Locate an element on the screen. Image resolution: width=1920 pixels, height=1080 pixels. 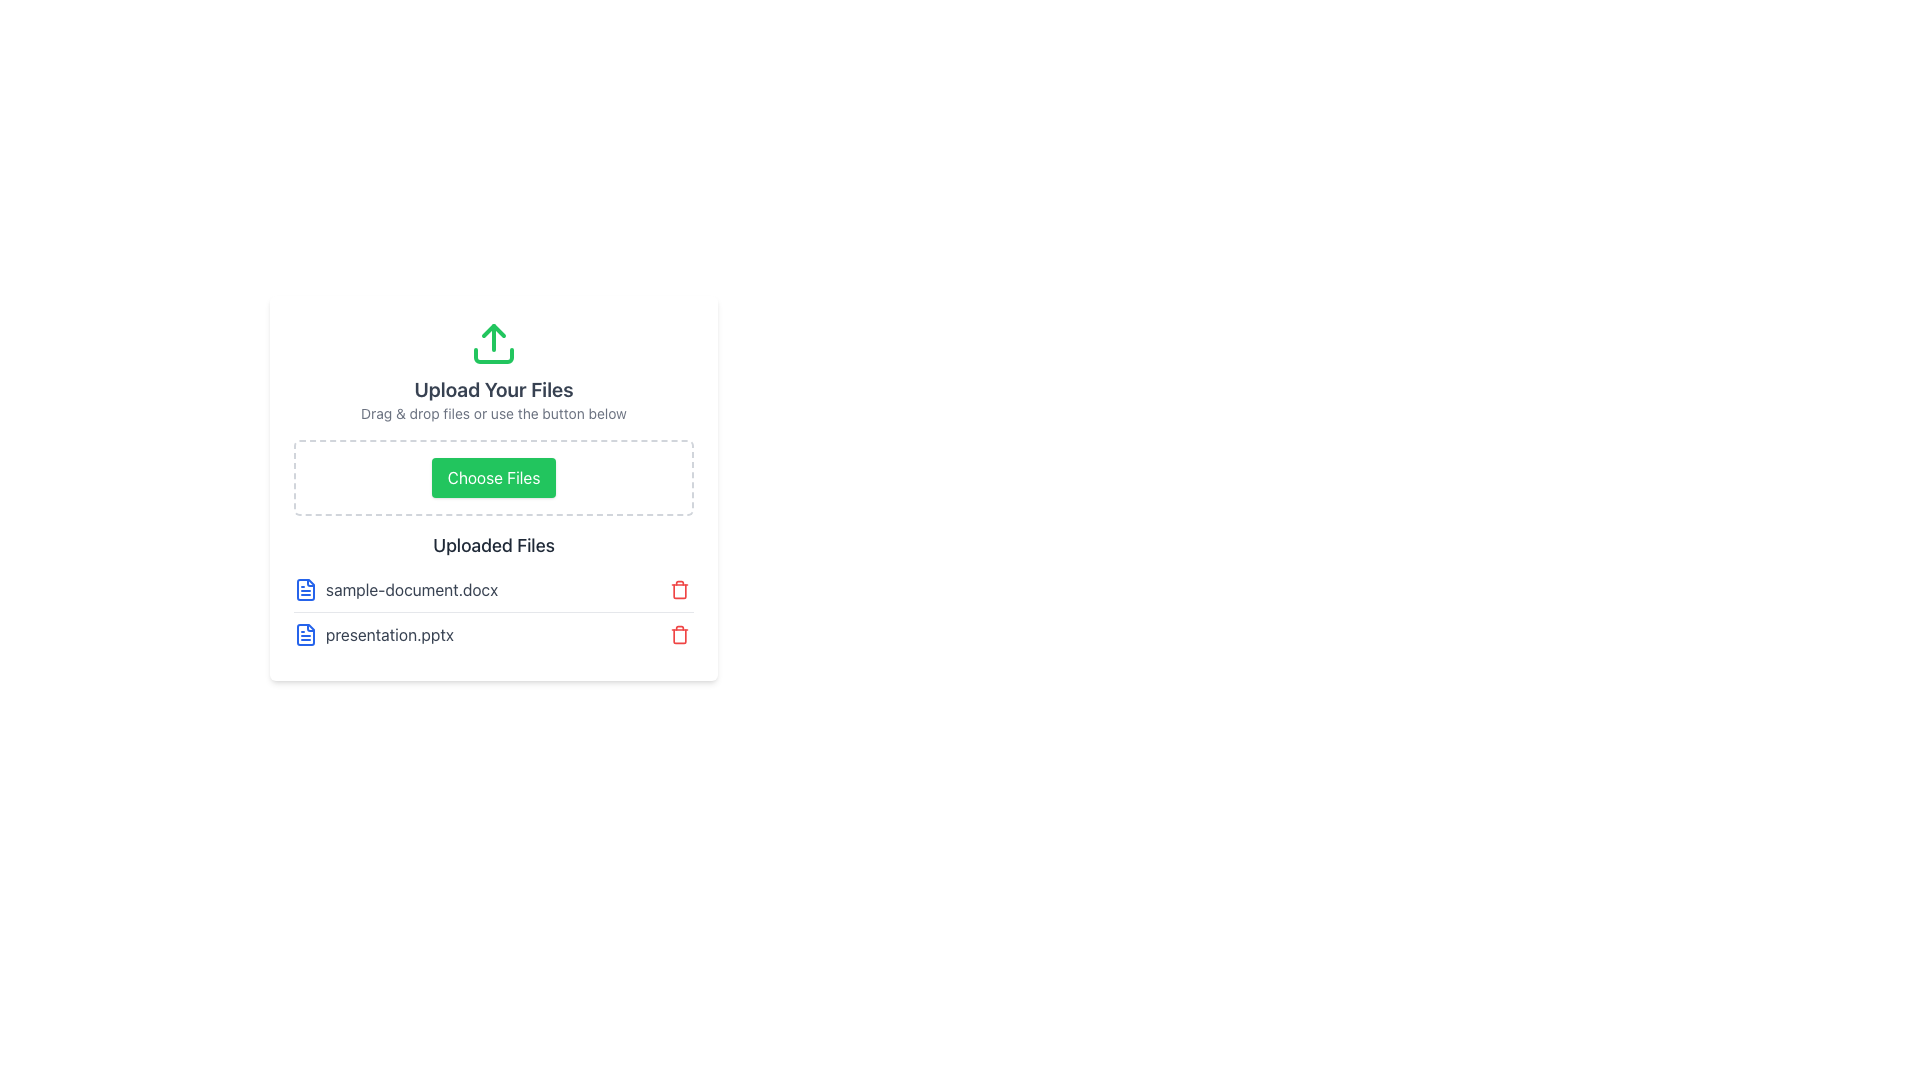
the delete button for the file entry 'presentation.pptx' in the uploaded files list is located at coordinates (680, 635).